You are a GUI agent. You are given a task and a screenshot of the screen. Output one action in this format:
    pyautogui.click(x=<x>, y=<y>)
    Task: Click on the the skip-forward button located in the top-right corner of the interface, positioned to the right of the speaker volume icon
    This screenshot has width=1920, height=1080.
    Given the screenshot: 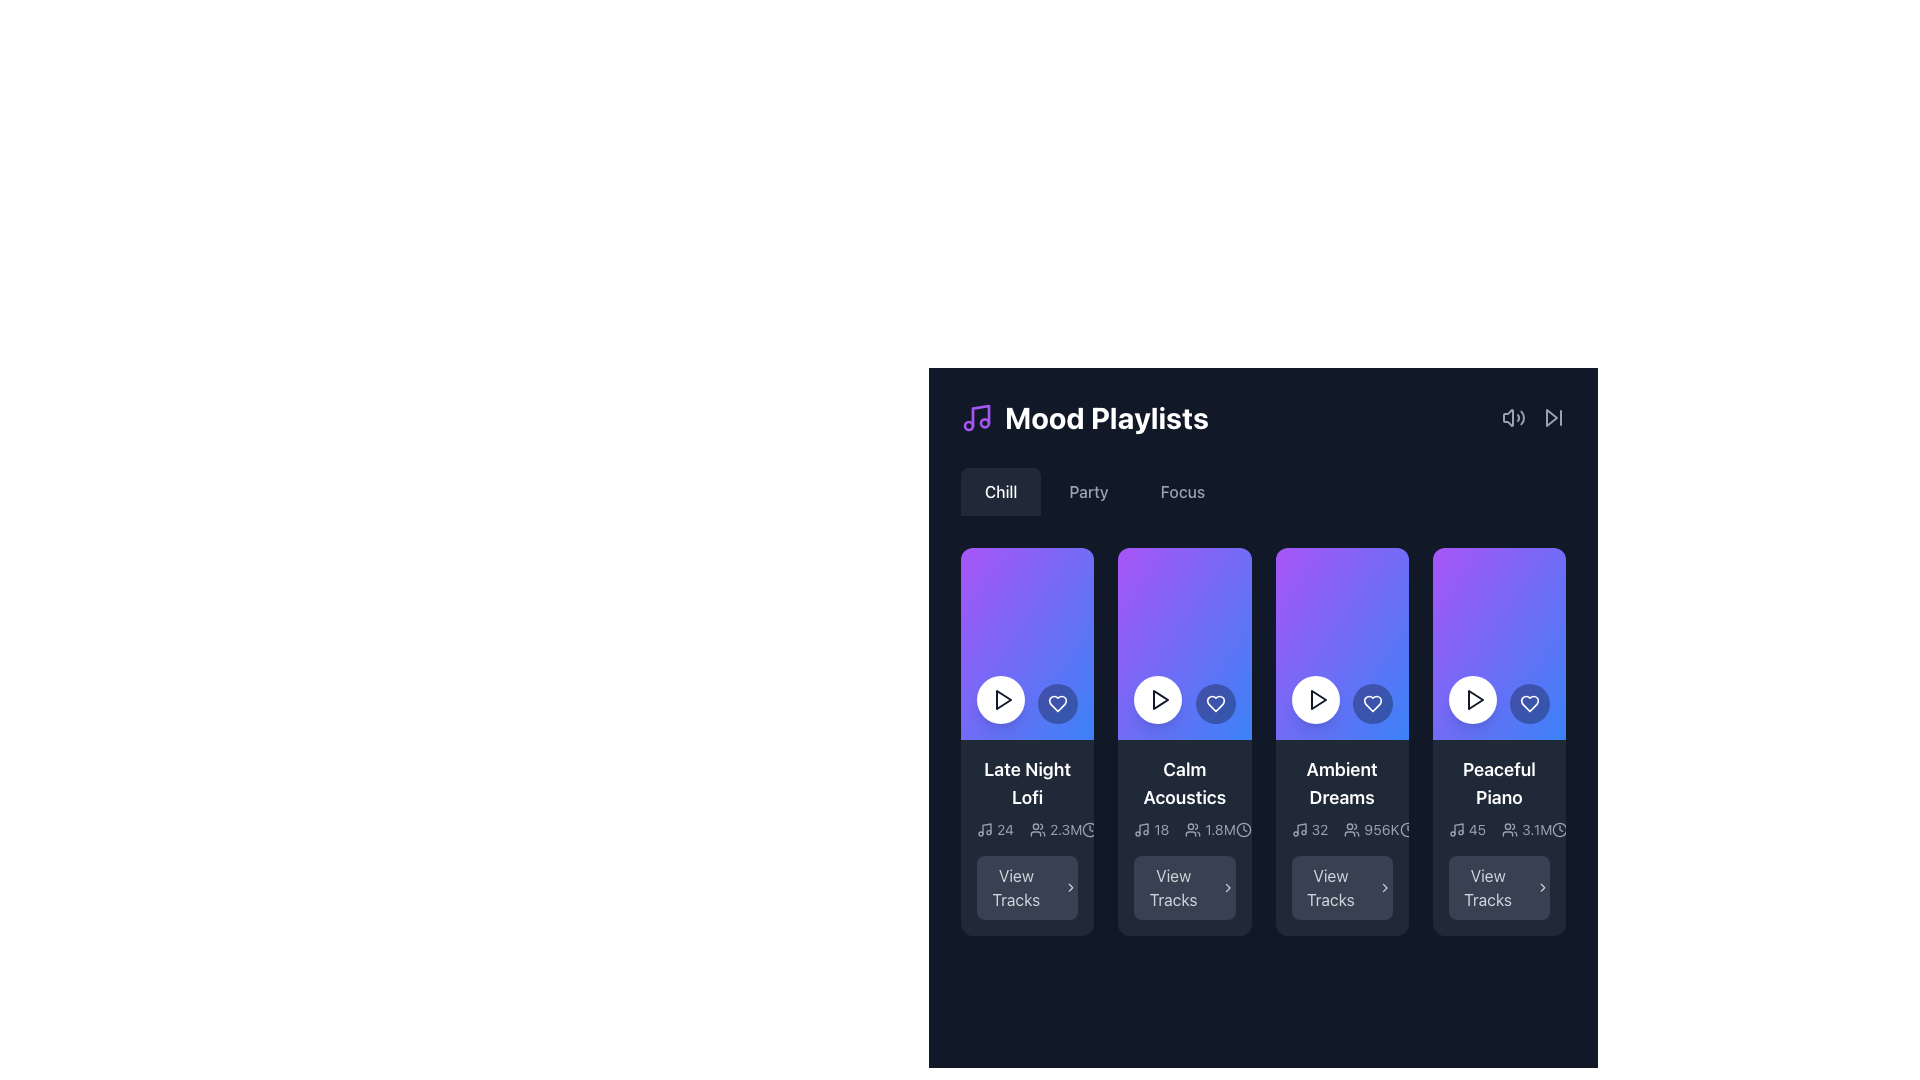 What is the action you would take?
    pyautogui.click(x=1553, y=416)
    